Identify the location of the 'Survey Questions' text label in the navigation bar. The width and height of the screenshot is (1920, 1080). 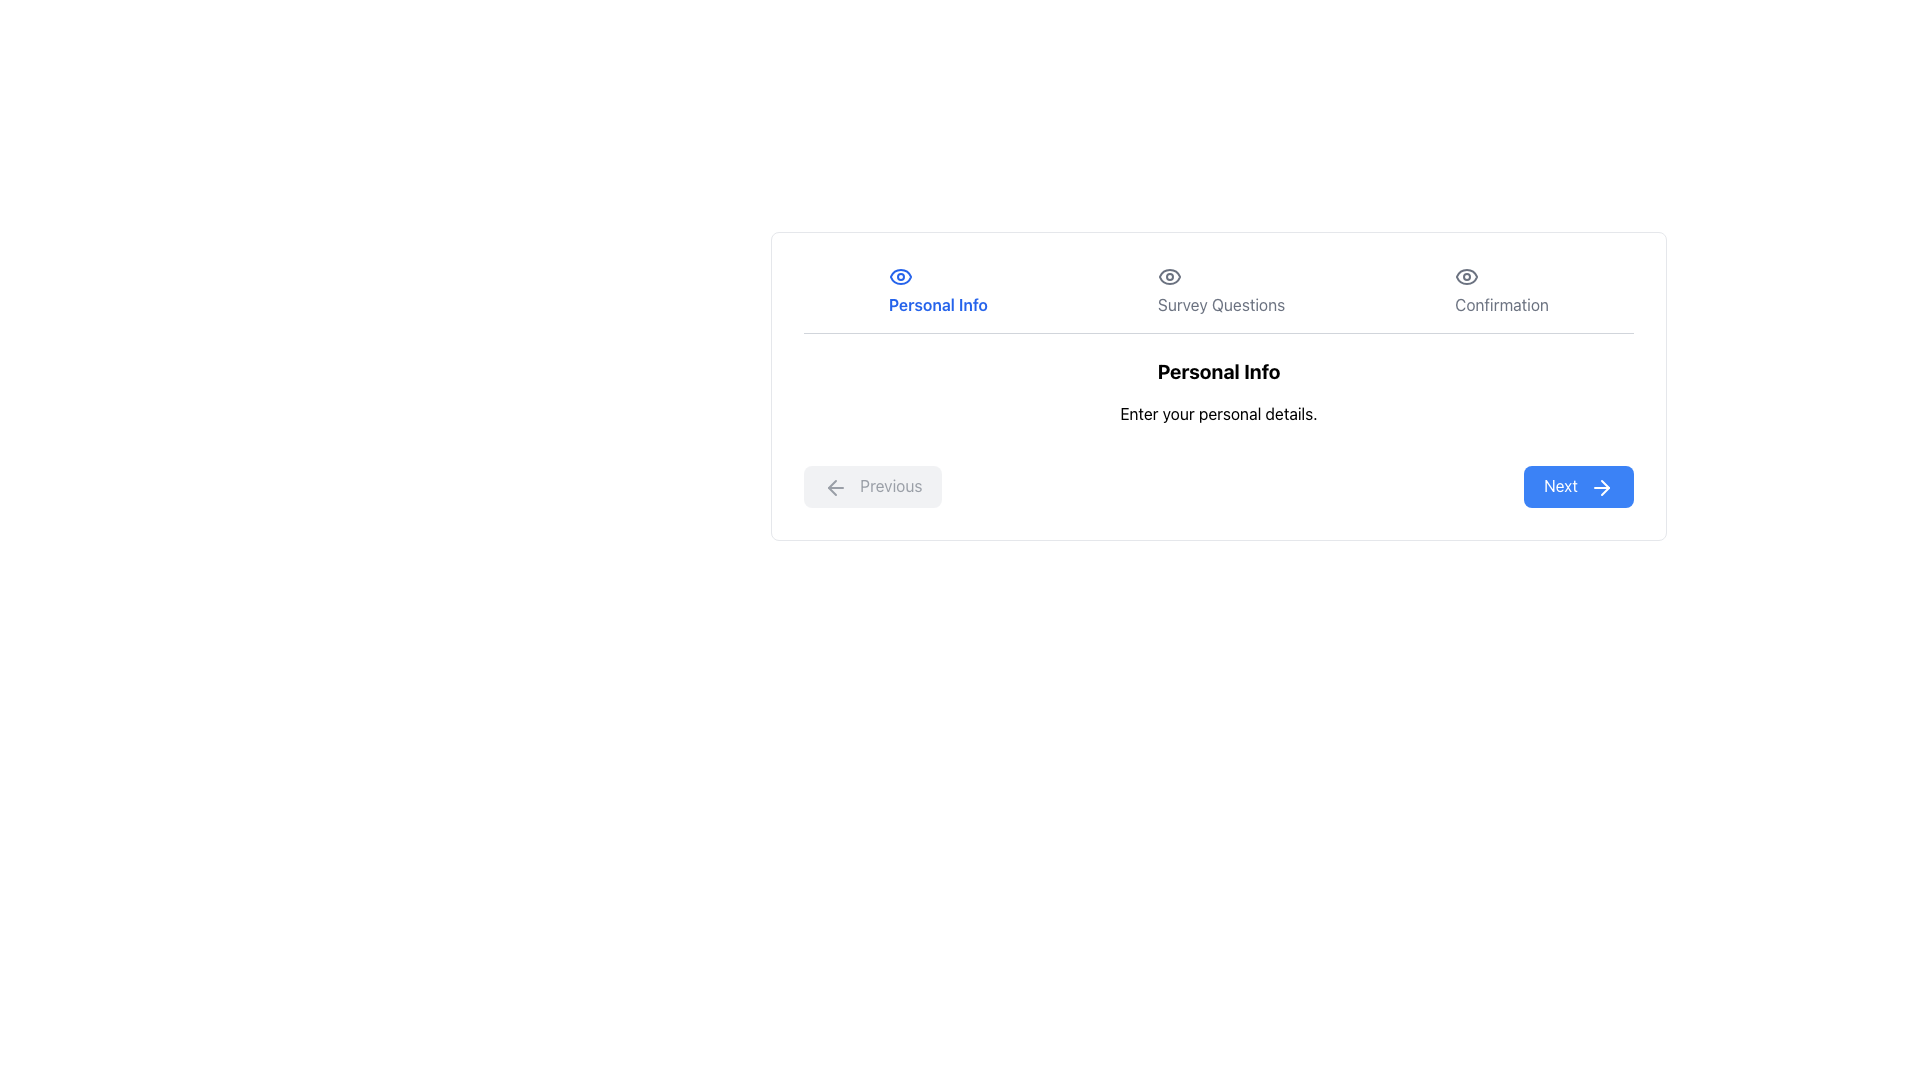
(1220, 304).